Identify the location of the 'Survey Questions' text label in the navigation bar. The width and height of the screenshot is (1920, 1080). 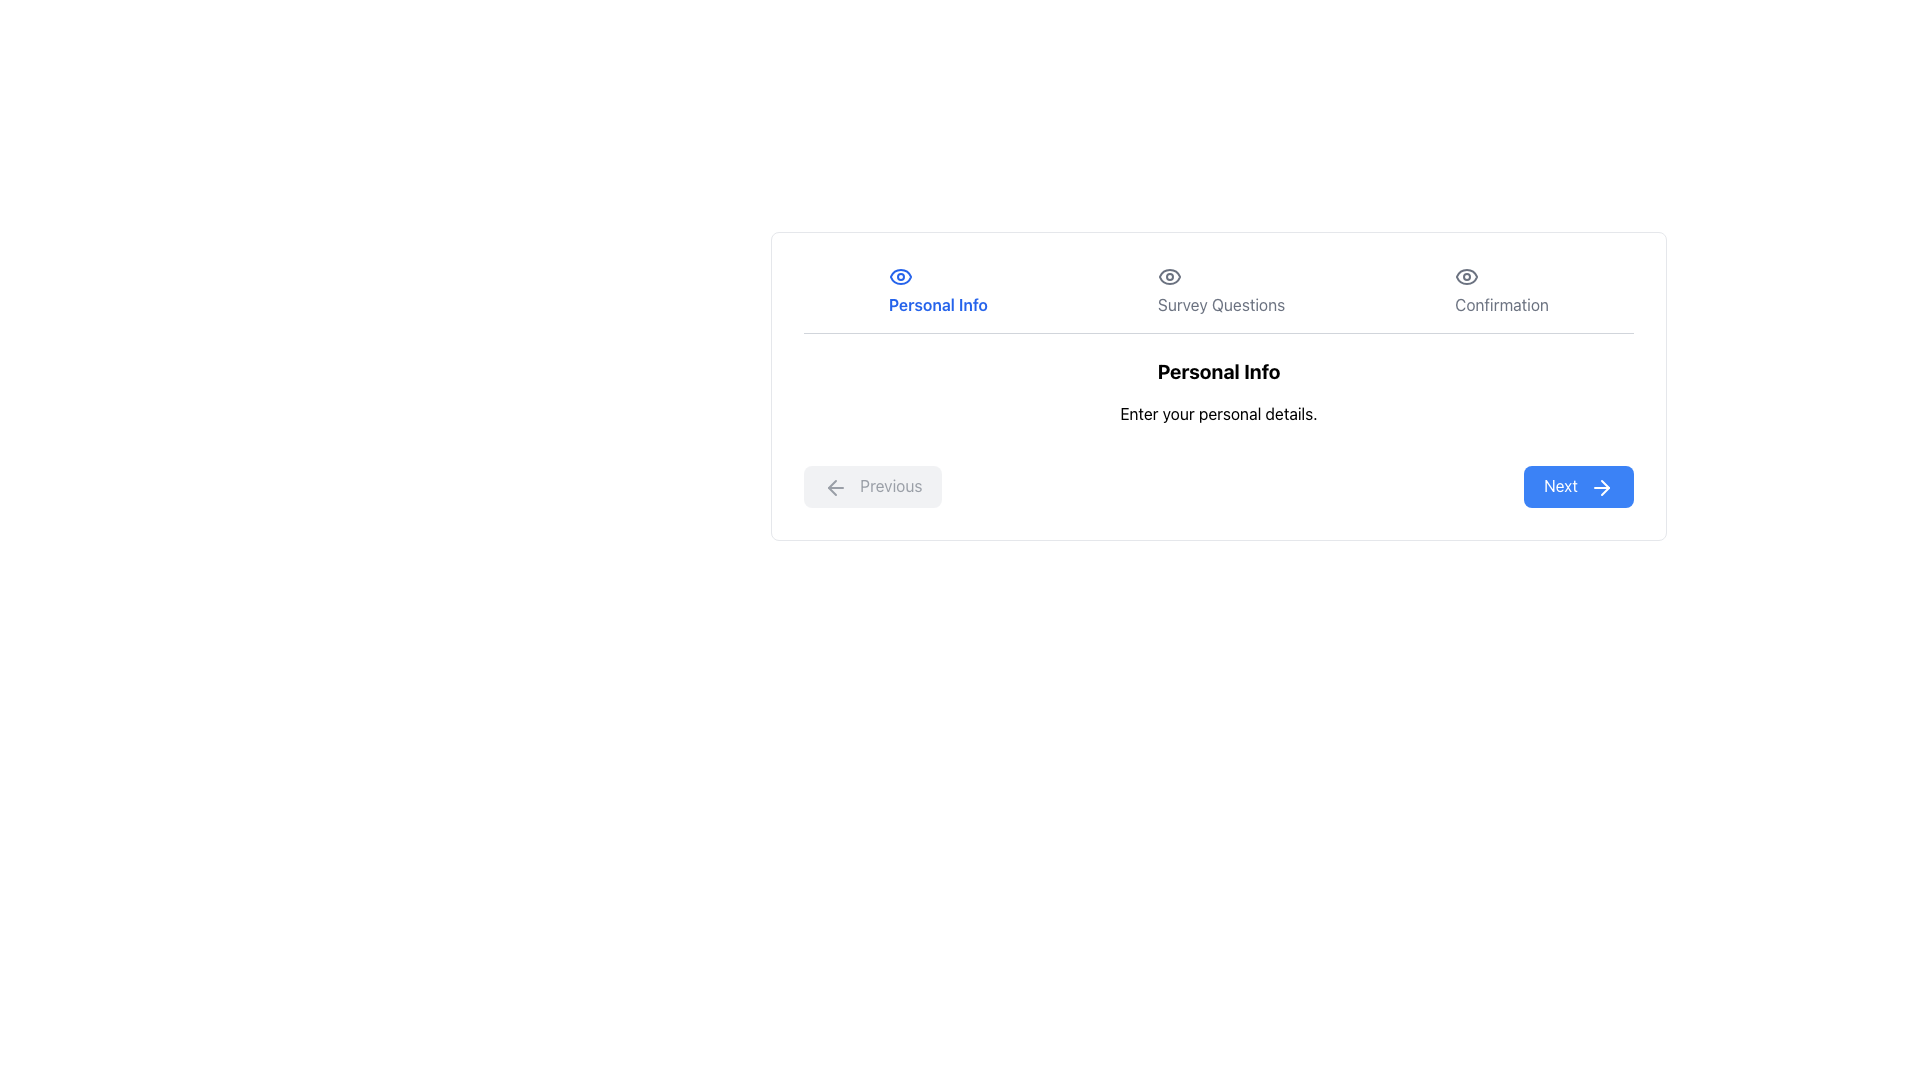
(1220, 304).